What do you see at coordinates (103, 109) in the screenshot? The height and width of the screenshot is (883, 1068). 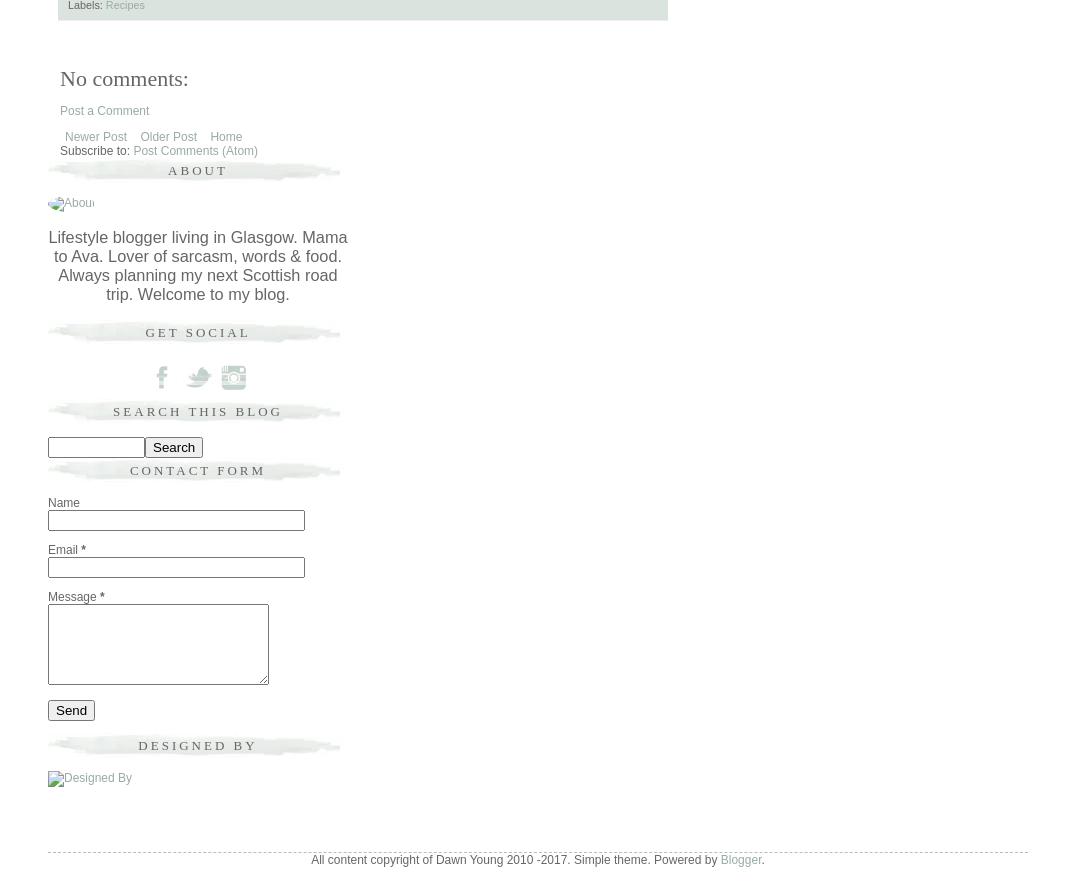 I see `'Post a Comment'` at bounding box center [103, 109].